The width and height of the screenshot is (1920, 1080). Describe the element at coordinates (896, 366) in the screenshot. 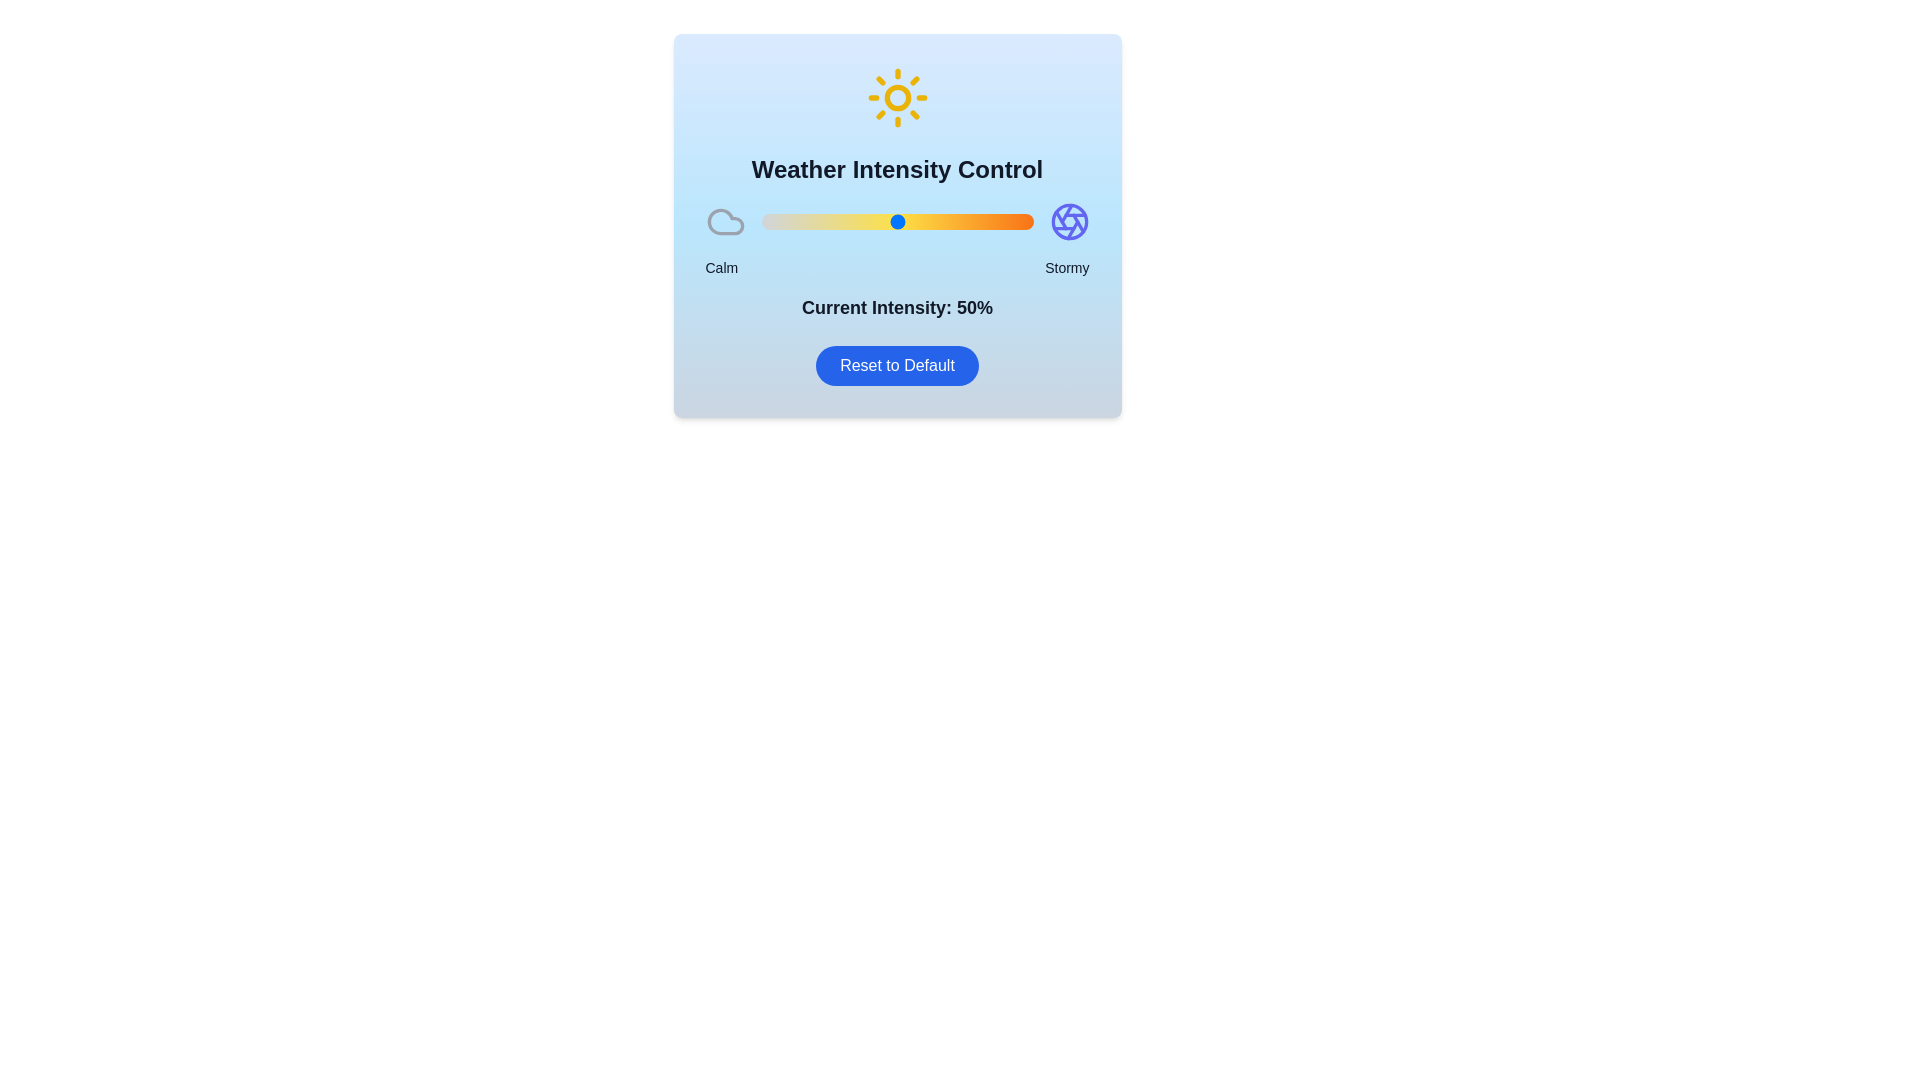

I see `the 'Reset to Default' button to reset the weather intensity to its default value` at that location.